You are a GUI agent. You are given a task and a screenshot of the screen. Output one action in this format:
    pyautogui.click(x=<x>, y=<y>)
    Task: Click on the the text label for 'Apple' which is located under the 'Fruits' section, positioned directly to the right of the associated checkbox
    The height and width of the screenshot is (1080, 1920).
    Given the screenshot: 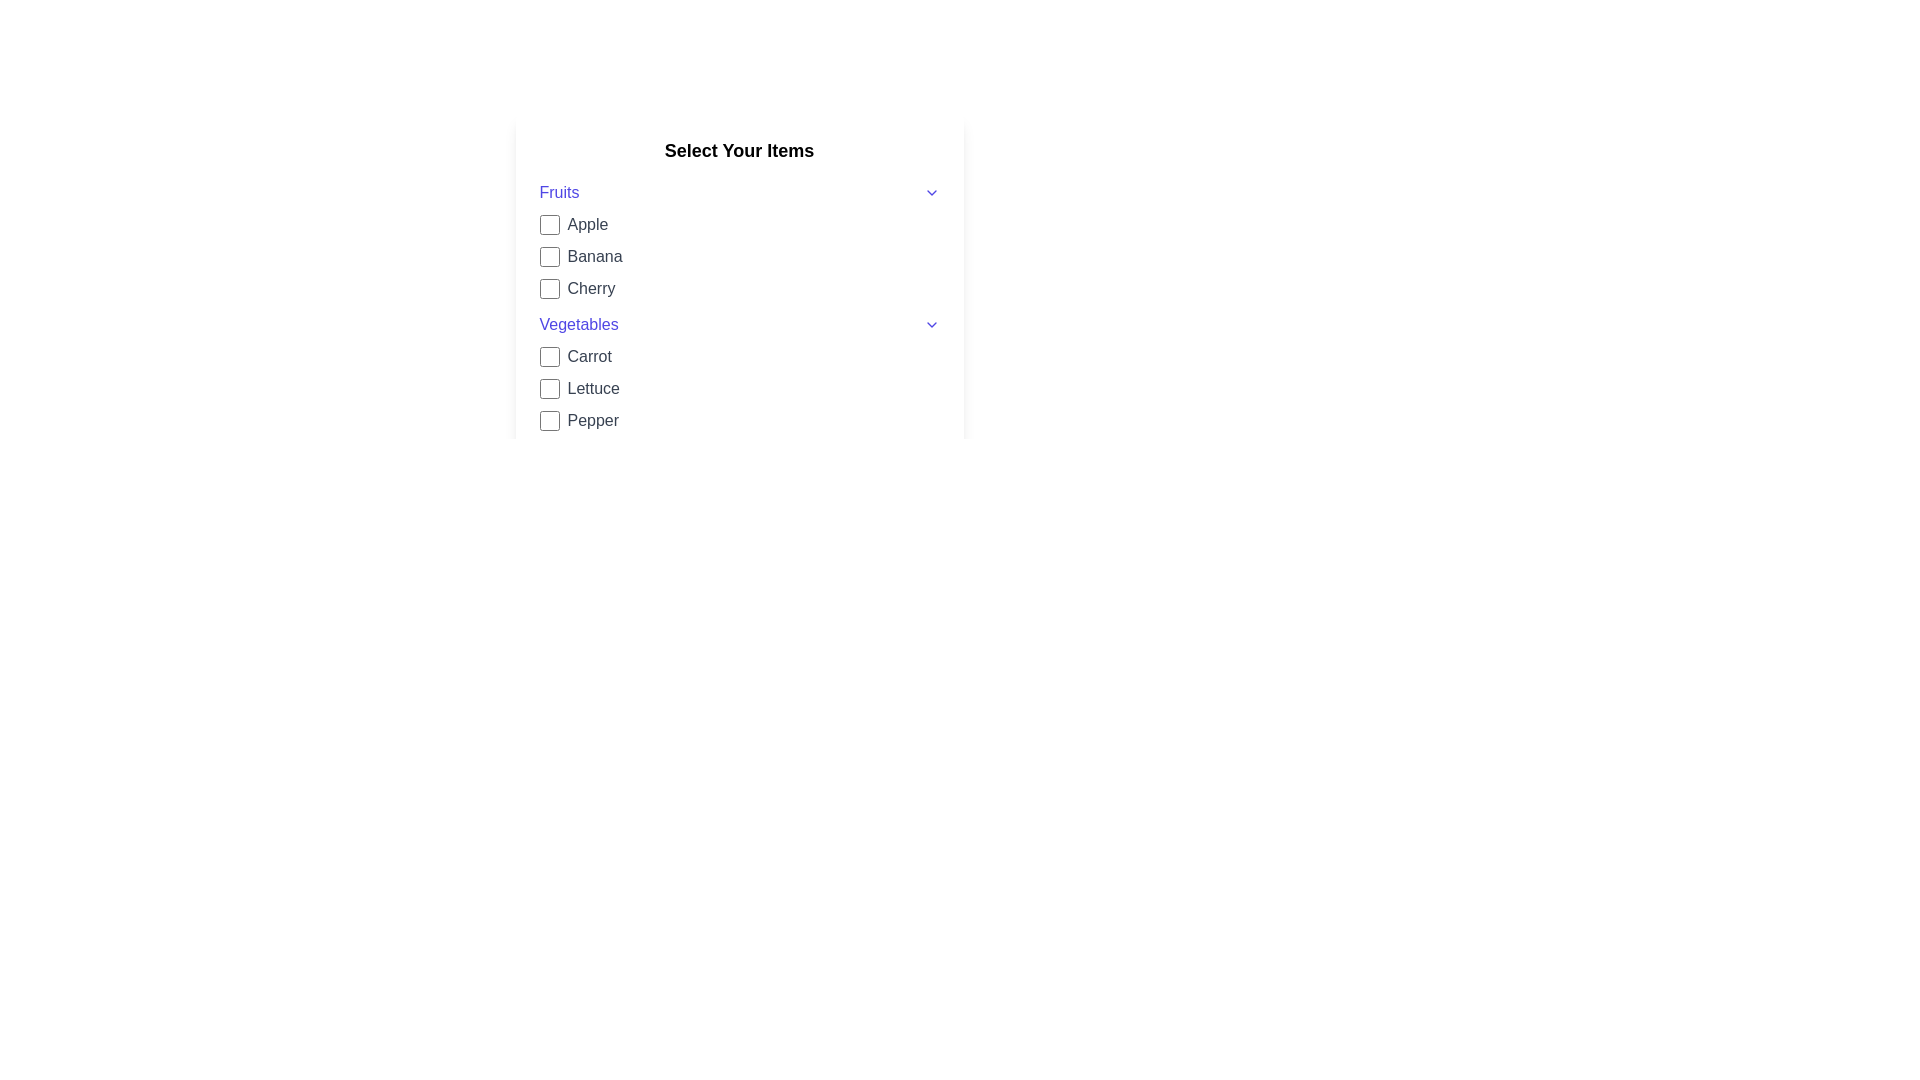 What is the action you would take?
    pyautogui.click(x=586, y=224)
    